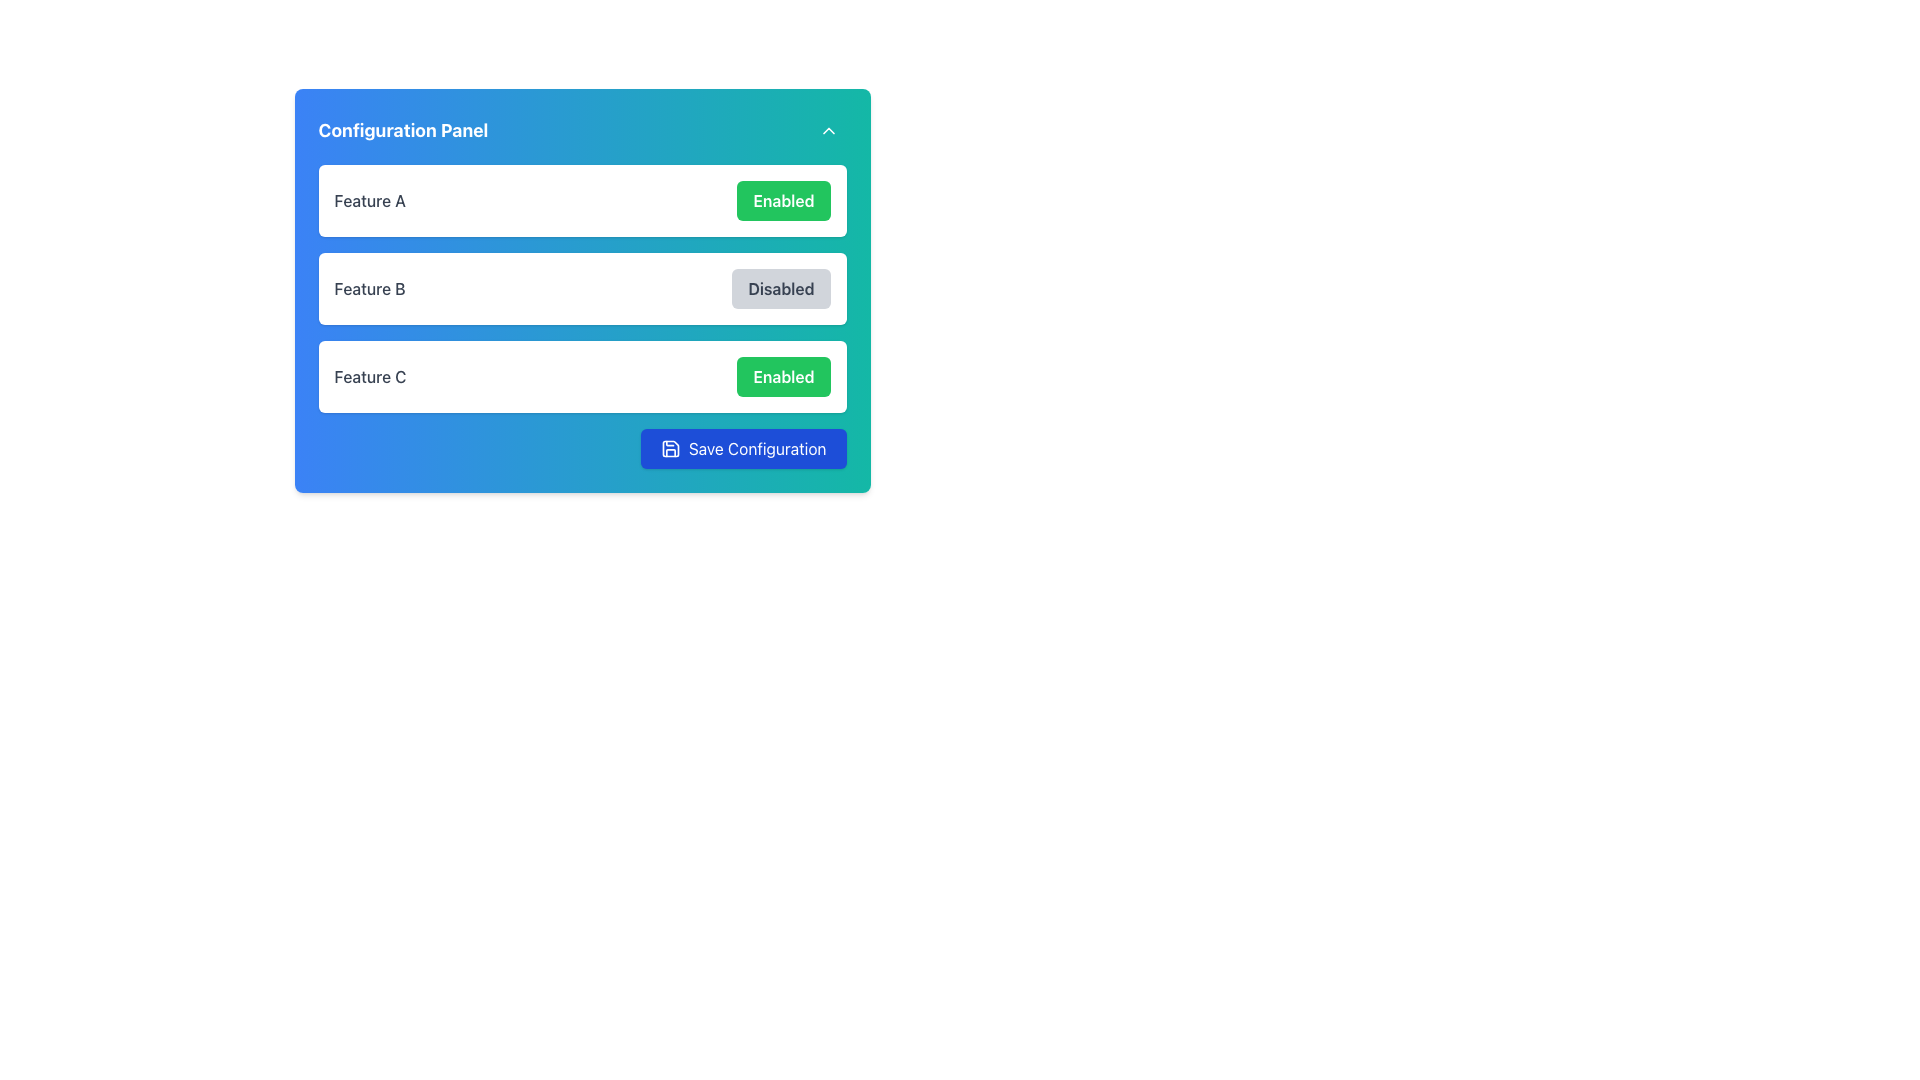 This screenshot has height=1080, width=1920. What do you see at coordinates (369, 289) in the screenshot?
I see `the text label displaying 'Feature B' with gray font, located in the second row of the 'Configuration Panel' section` at bounding box center [369, 289].